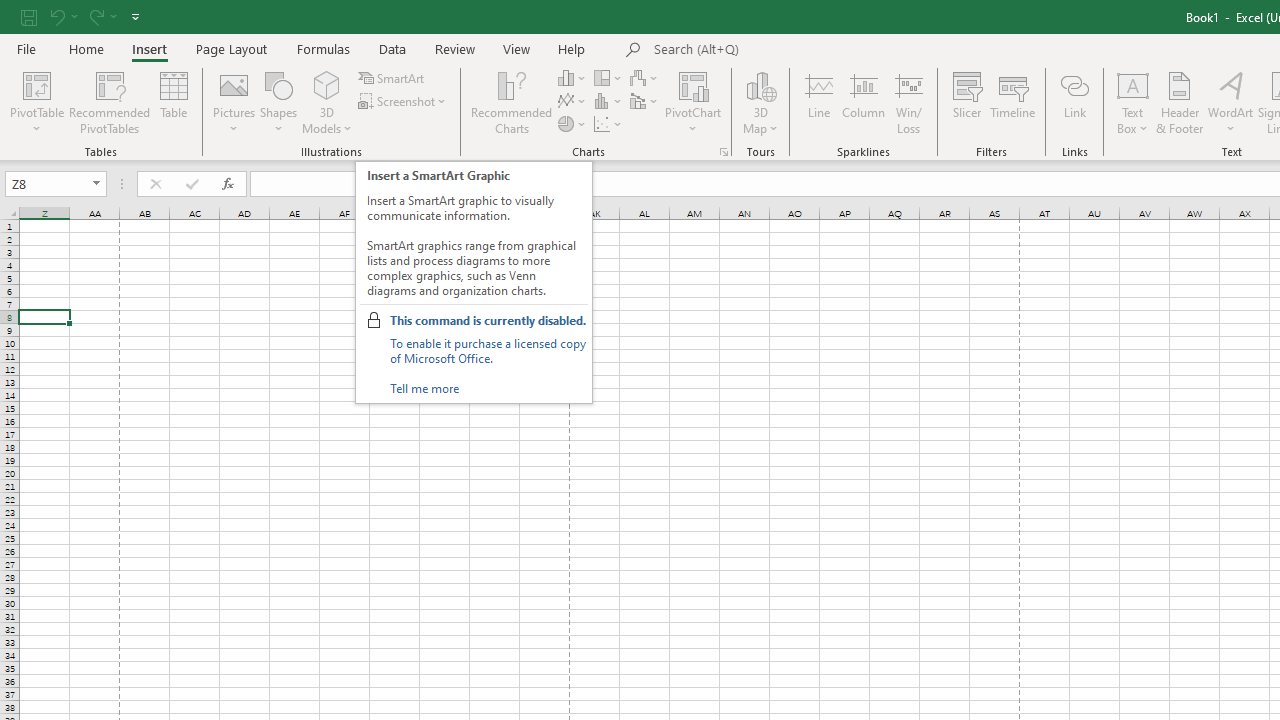 The height and width of the screenshot is (720, 1280). I want to click on 'Data', so click(392, 48).